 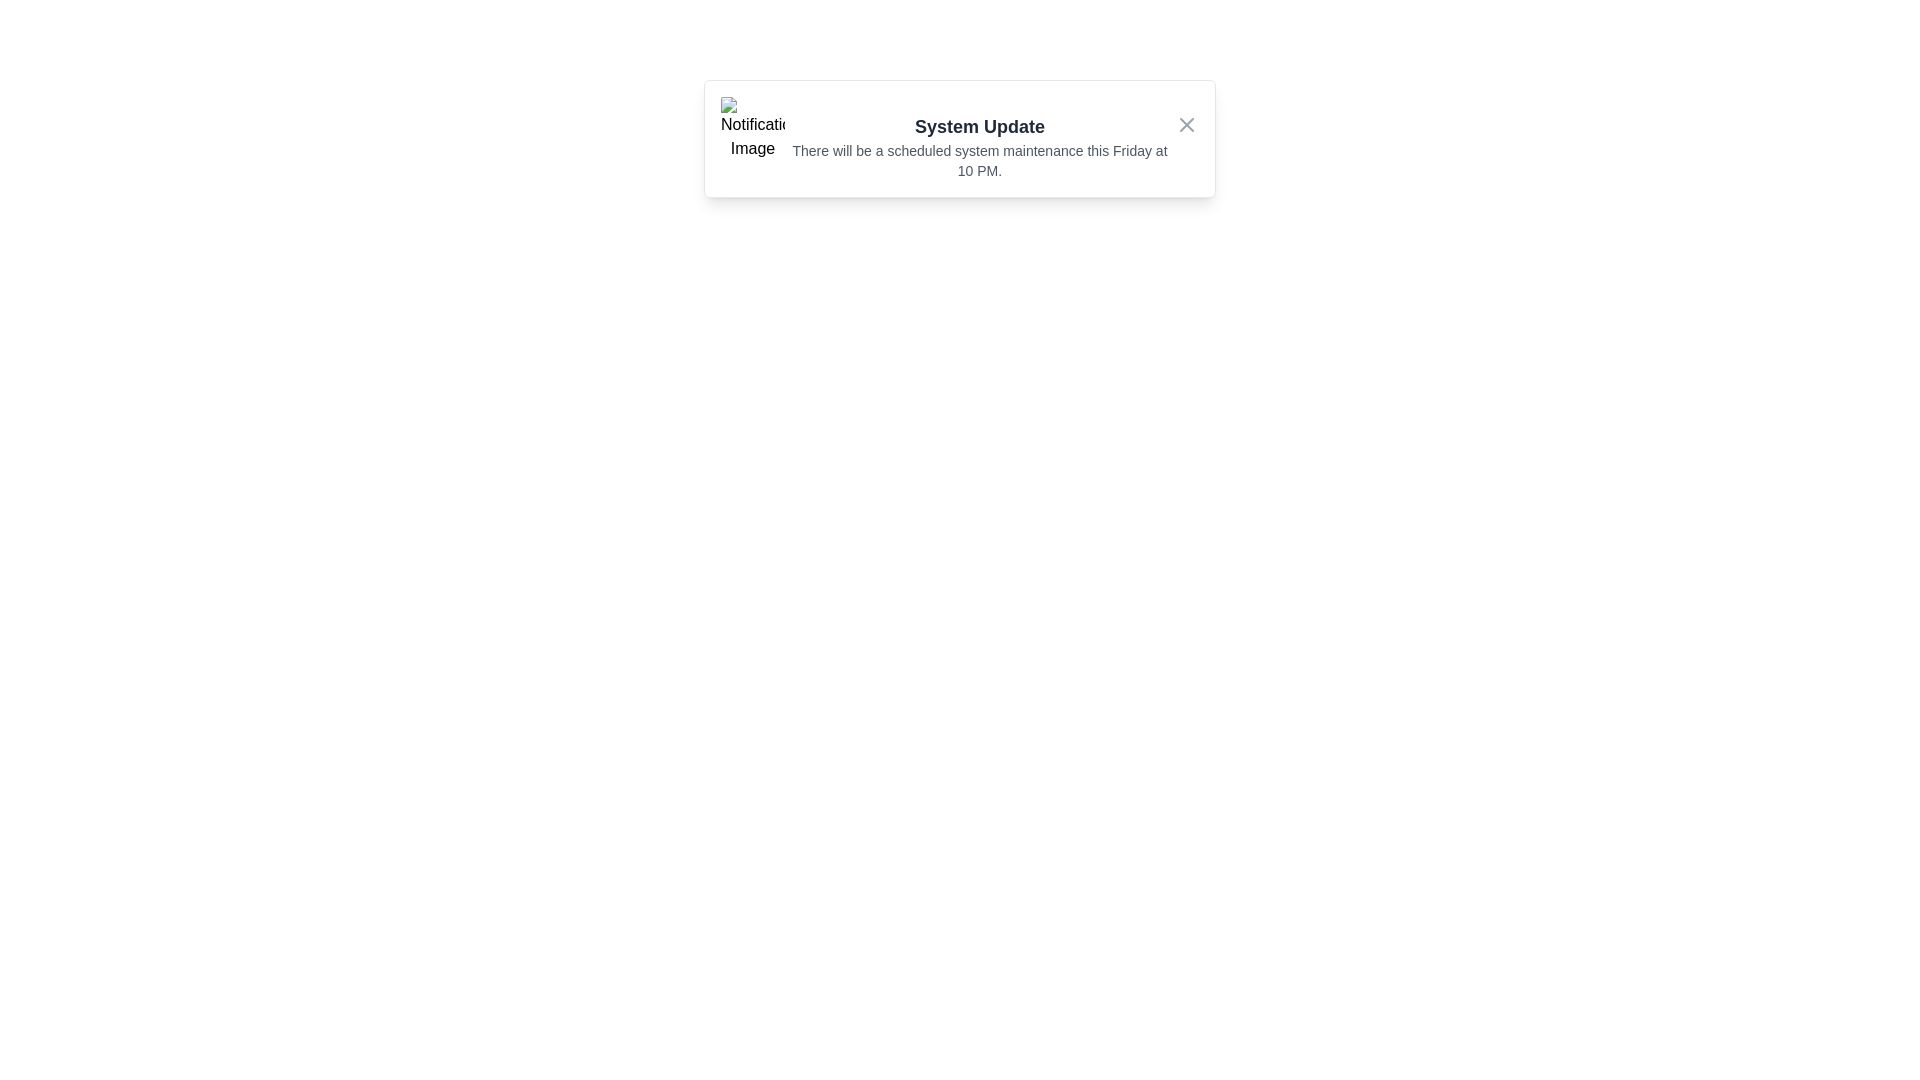 What do you see at coordinates (1186, 124) in the screenshot?
I see `the close button to close the snackbar` at bounding box center [1186, 124].